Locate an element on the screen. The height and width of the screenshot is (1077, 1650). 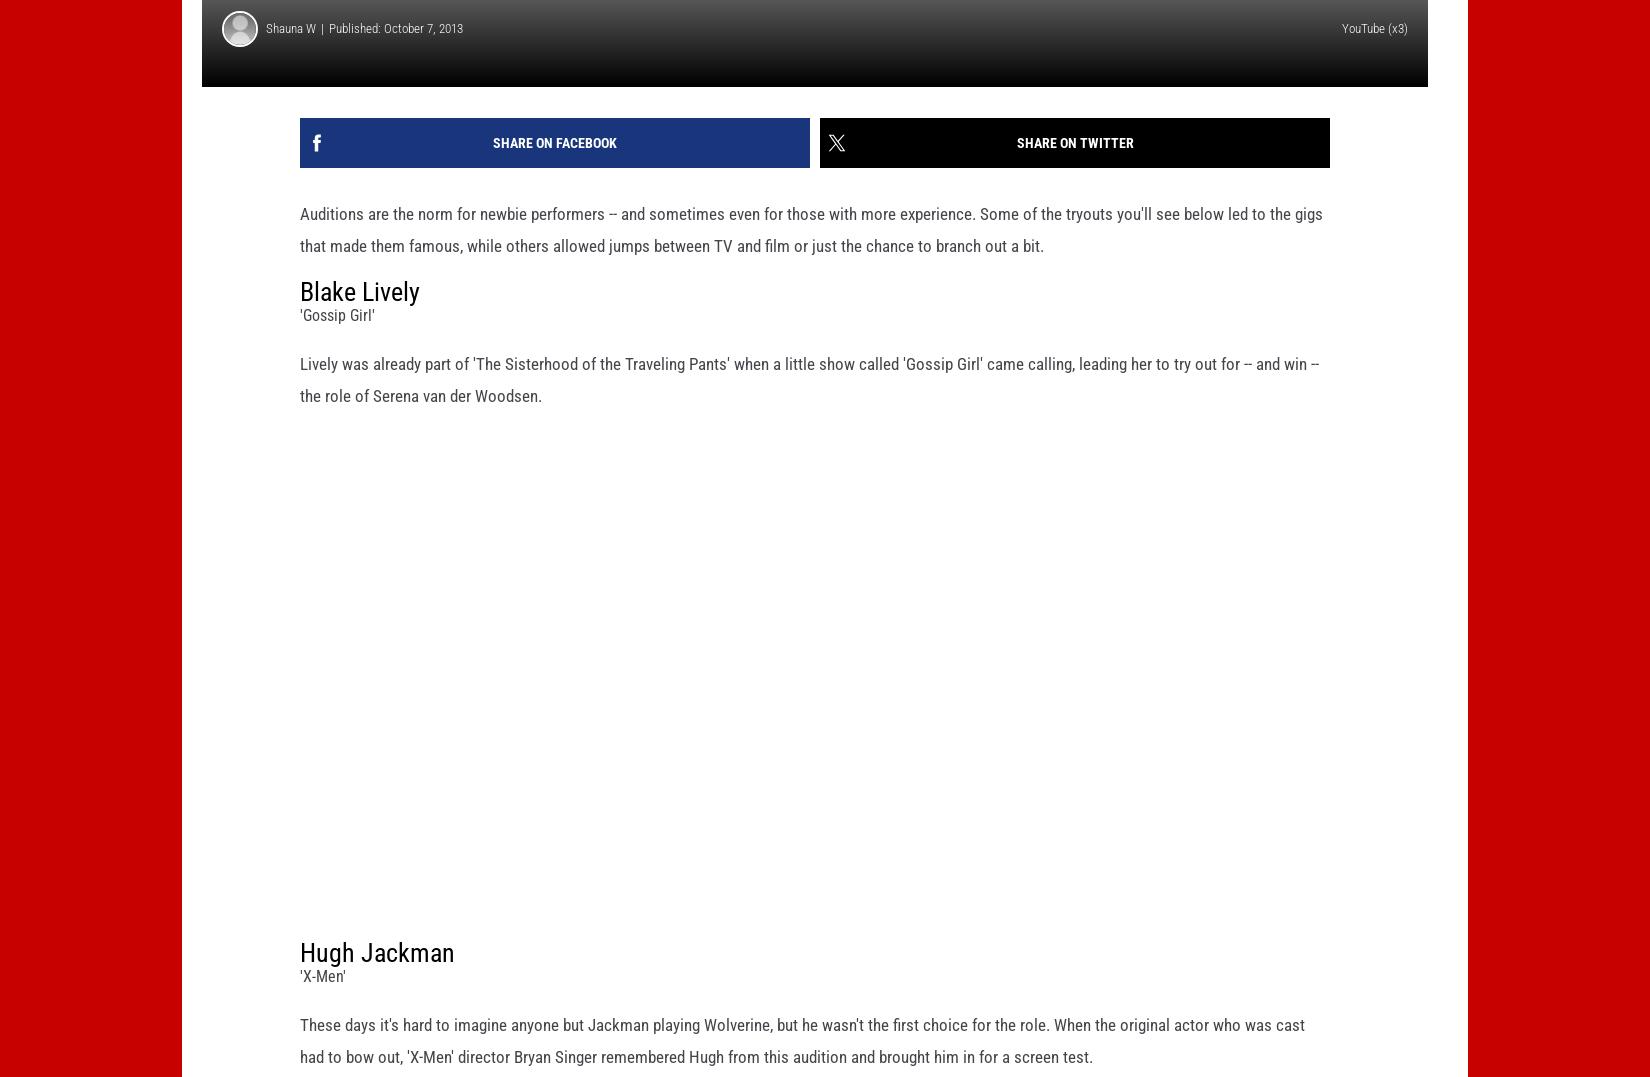
'Auditions are the norm for newbie performers -- and sometimes even for those with more experience. Some of the tryouts you'll see below led to the gigs that made them famous, while others allowed jumps between TV and film or just the chance to branch out a bit.' is located at coordinates (810, 259).